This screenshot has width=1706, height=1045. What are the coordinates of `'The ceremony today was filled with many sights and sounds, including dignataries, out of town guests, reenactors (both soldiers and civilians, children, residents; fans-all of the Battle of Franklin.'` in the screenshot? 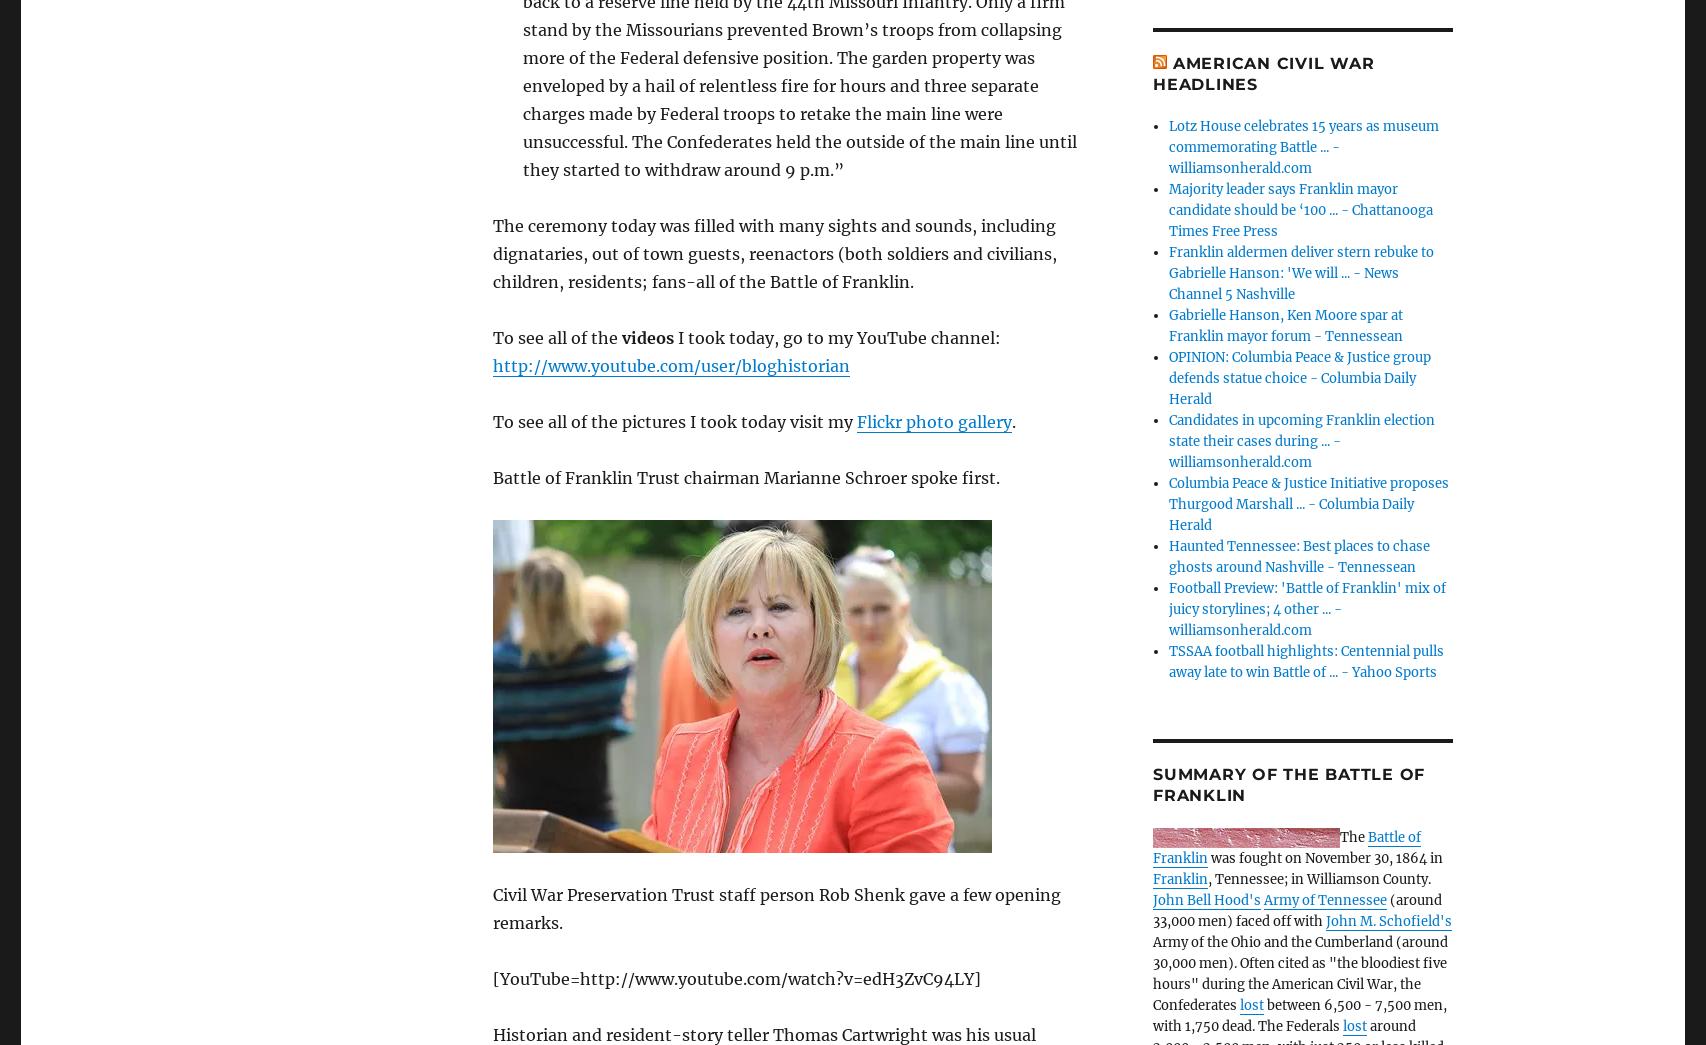 It's located at (492, 251).